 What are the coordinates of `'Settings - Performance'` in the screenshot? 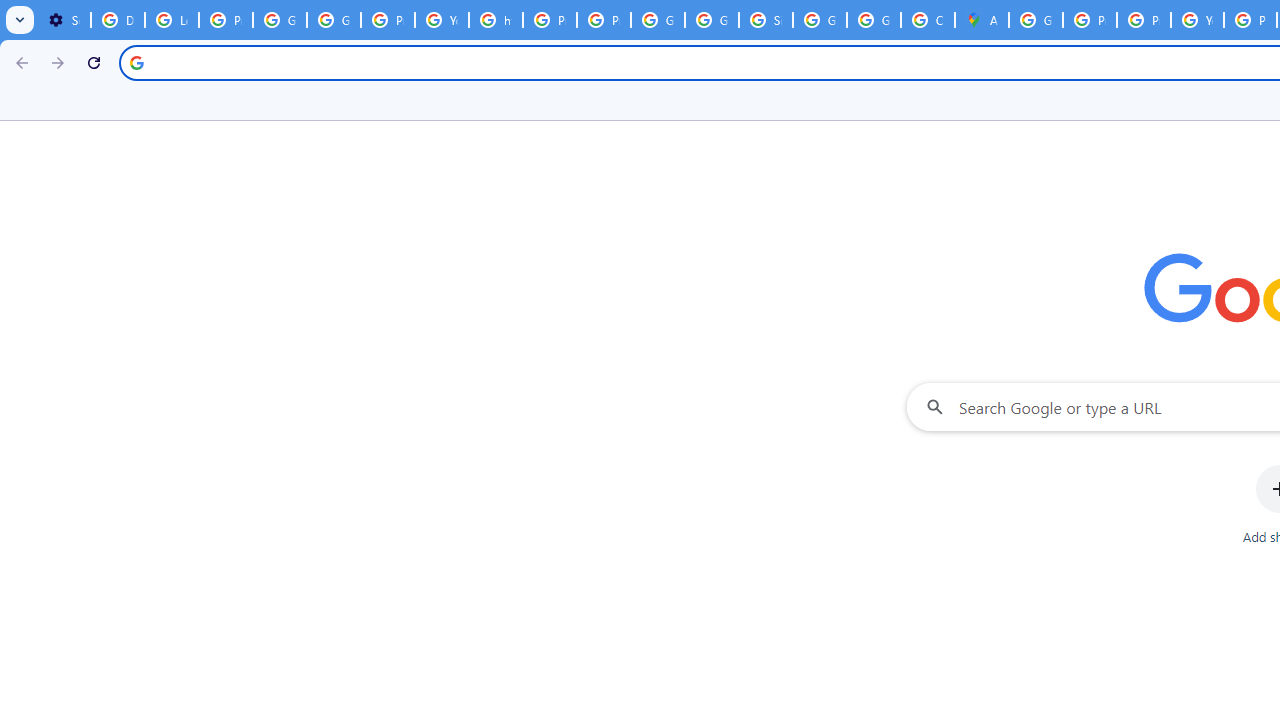 It's located at (64, 20).